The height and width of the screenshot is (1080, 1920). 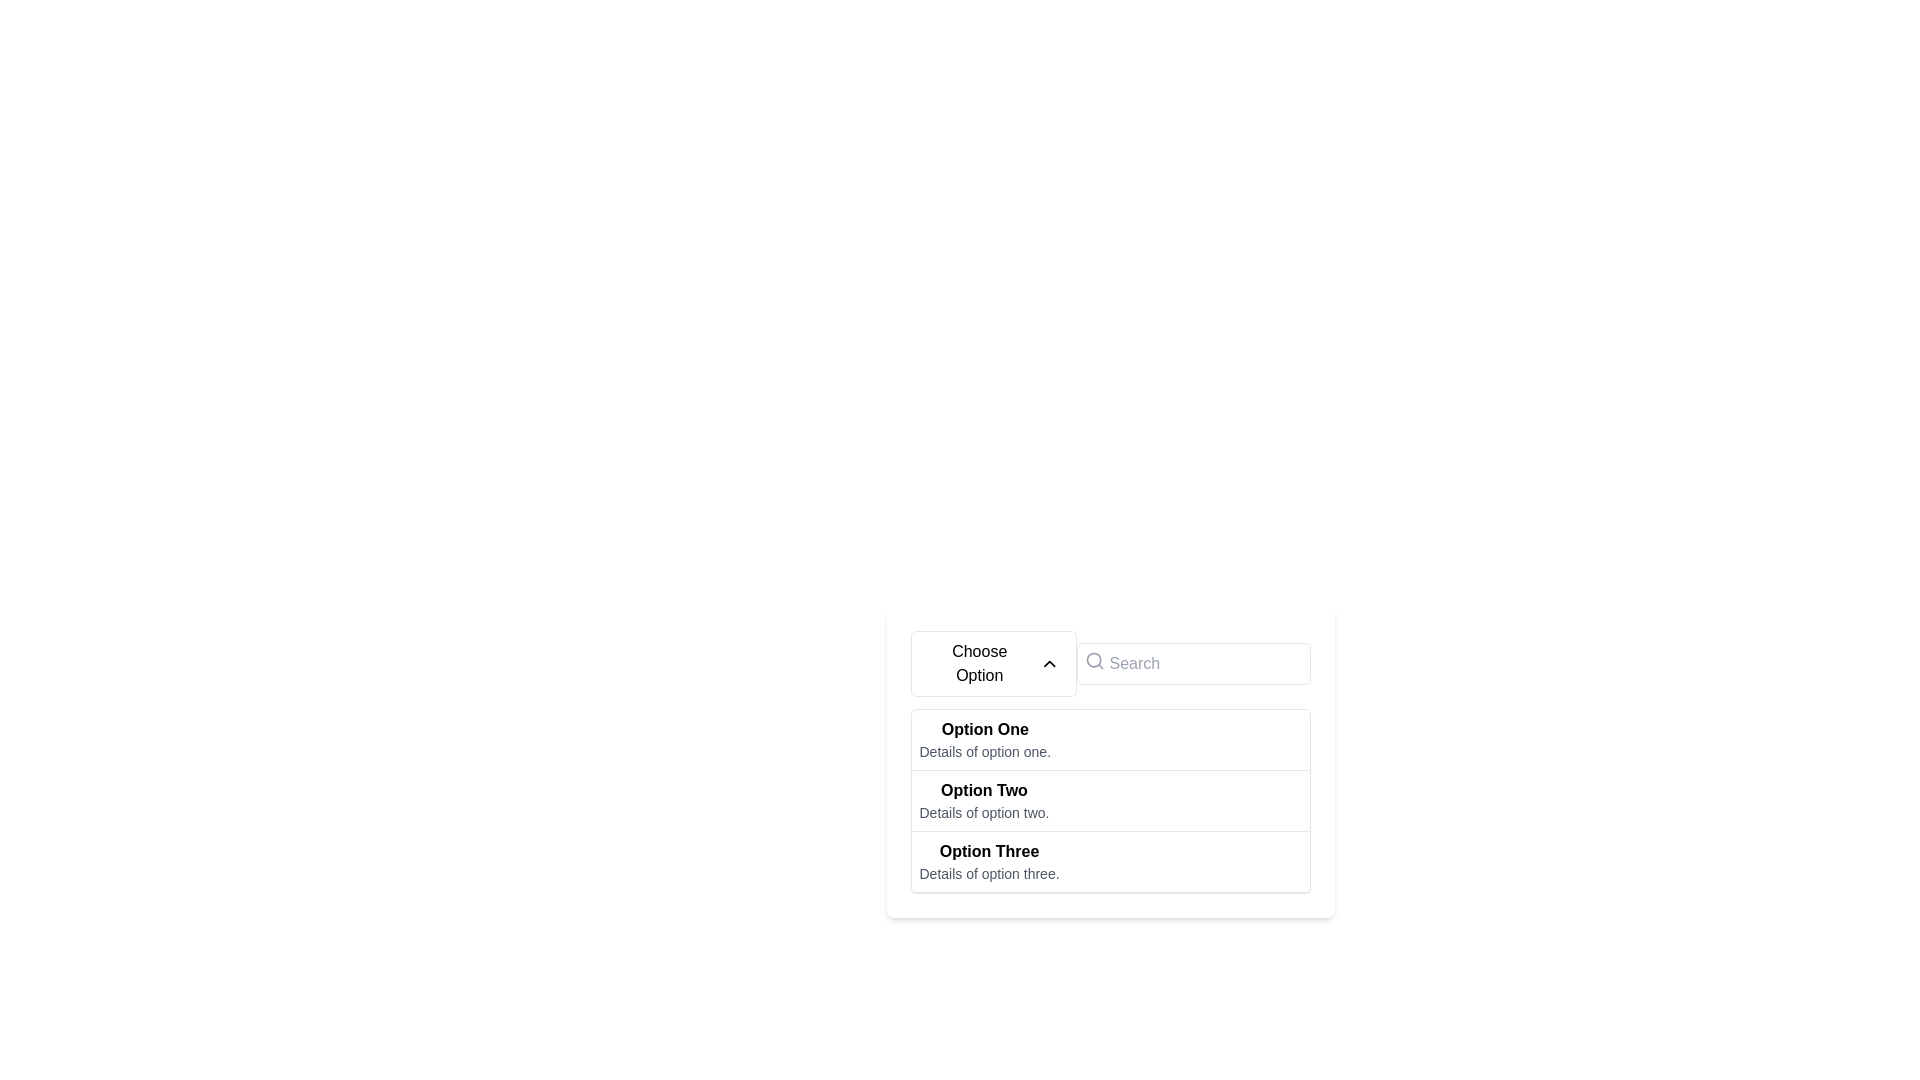 What do you see at coordinates (993, 663) in the screenshot?
I see `the Dropdown Trigger button located in the top-left part of the dropdown menu` at bounding box center [993, 663].